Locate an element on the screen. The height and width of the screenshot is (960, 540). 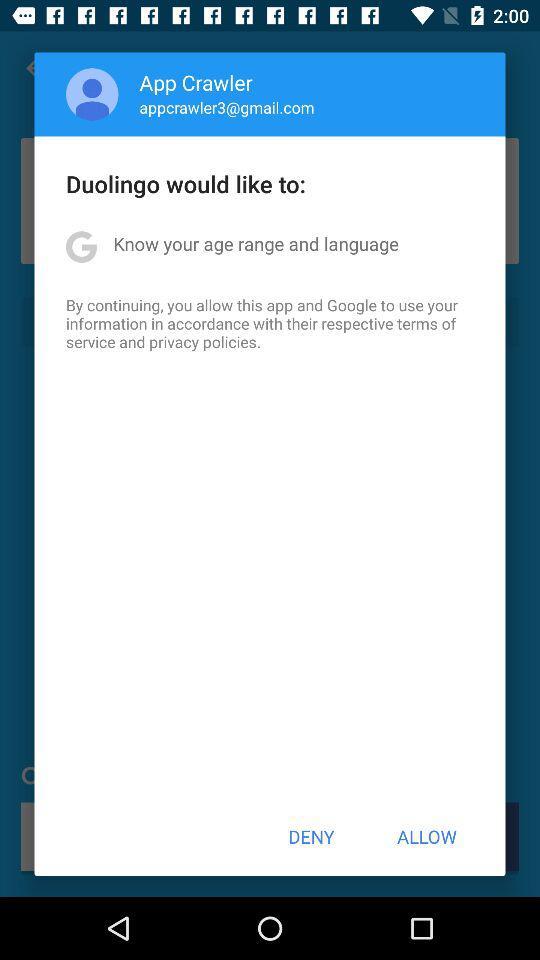
icon below the by continuing you icon is located at coordinates (311, 836).